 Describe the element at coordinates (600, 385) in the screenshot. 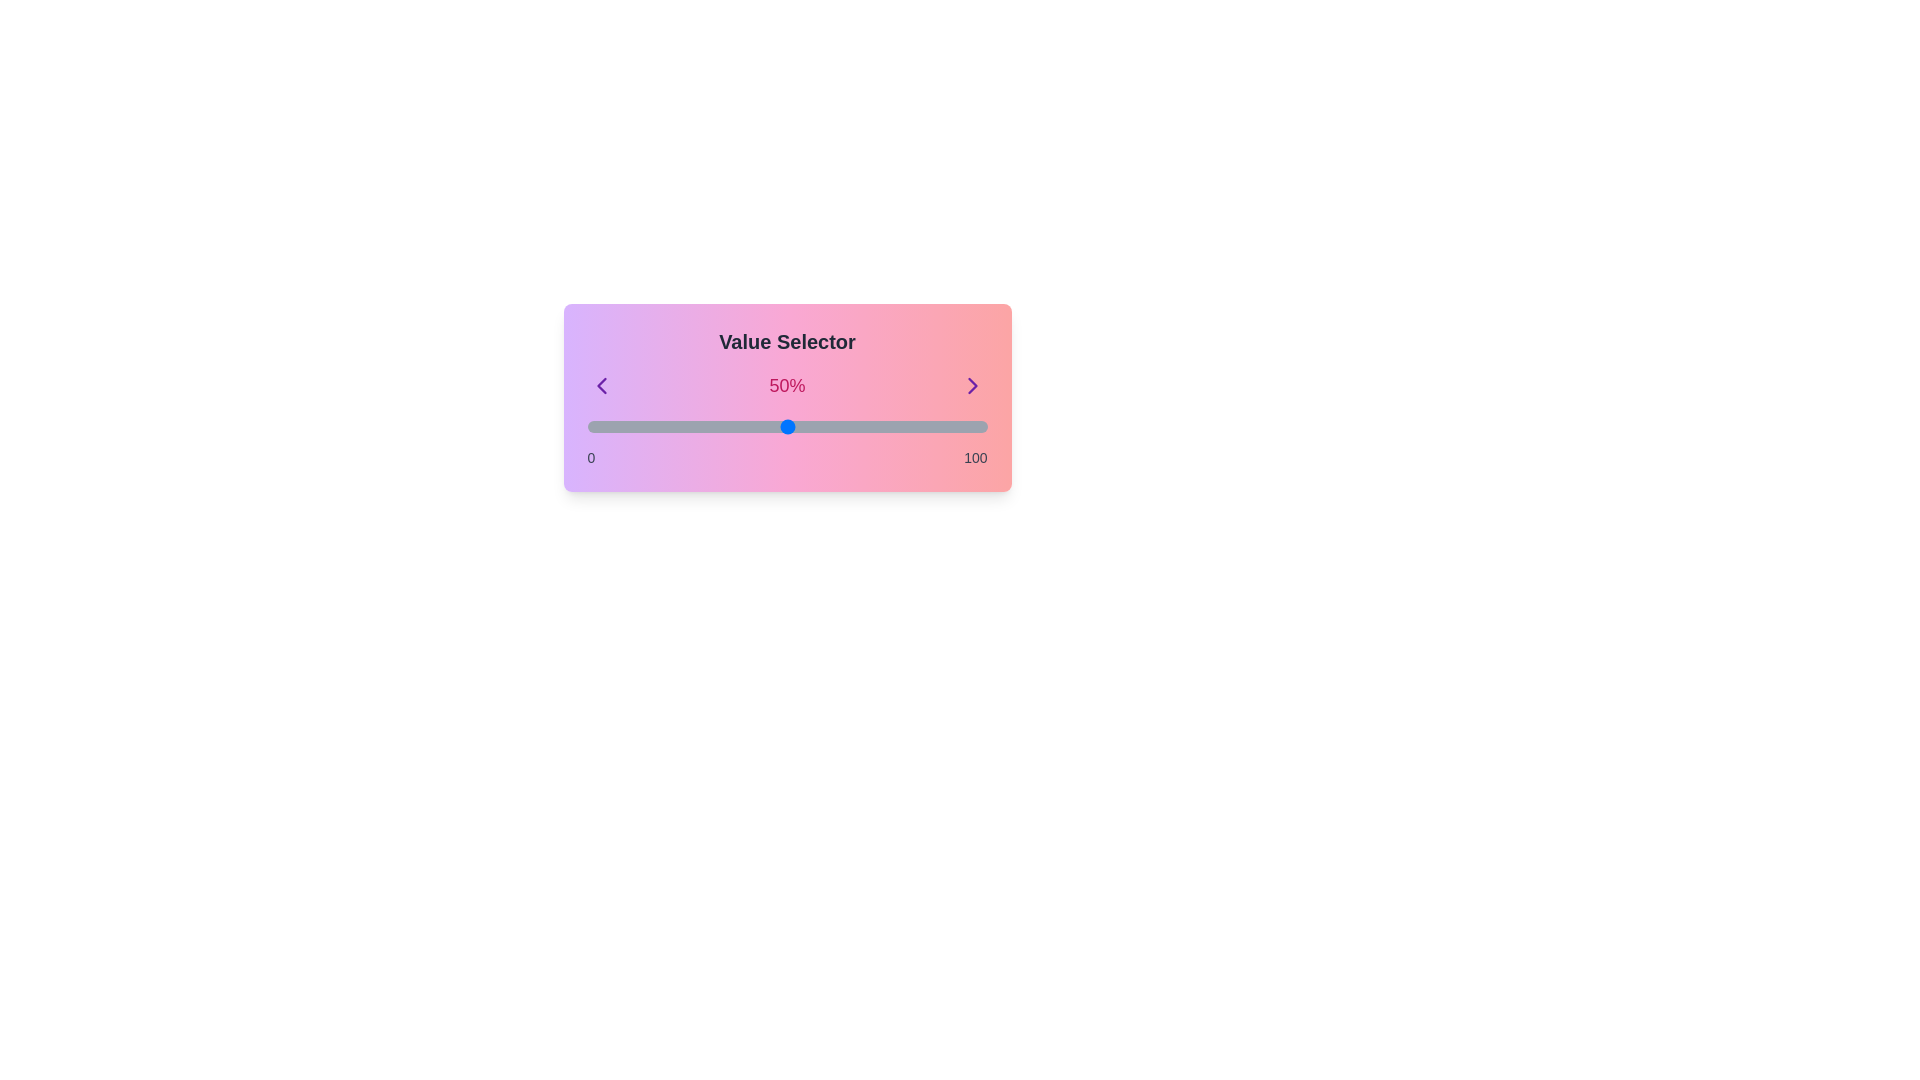

I see `the left chevron button to decrease the value` at that location.